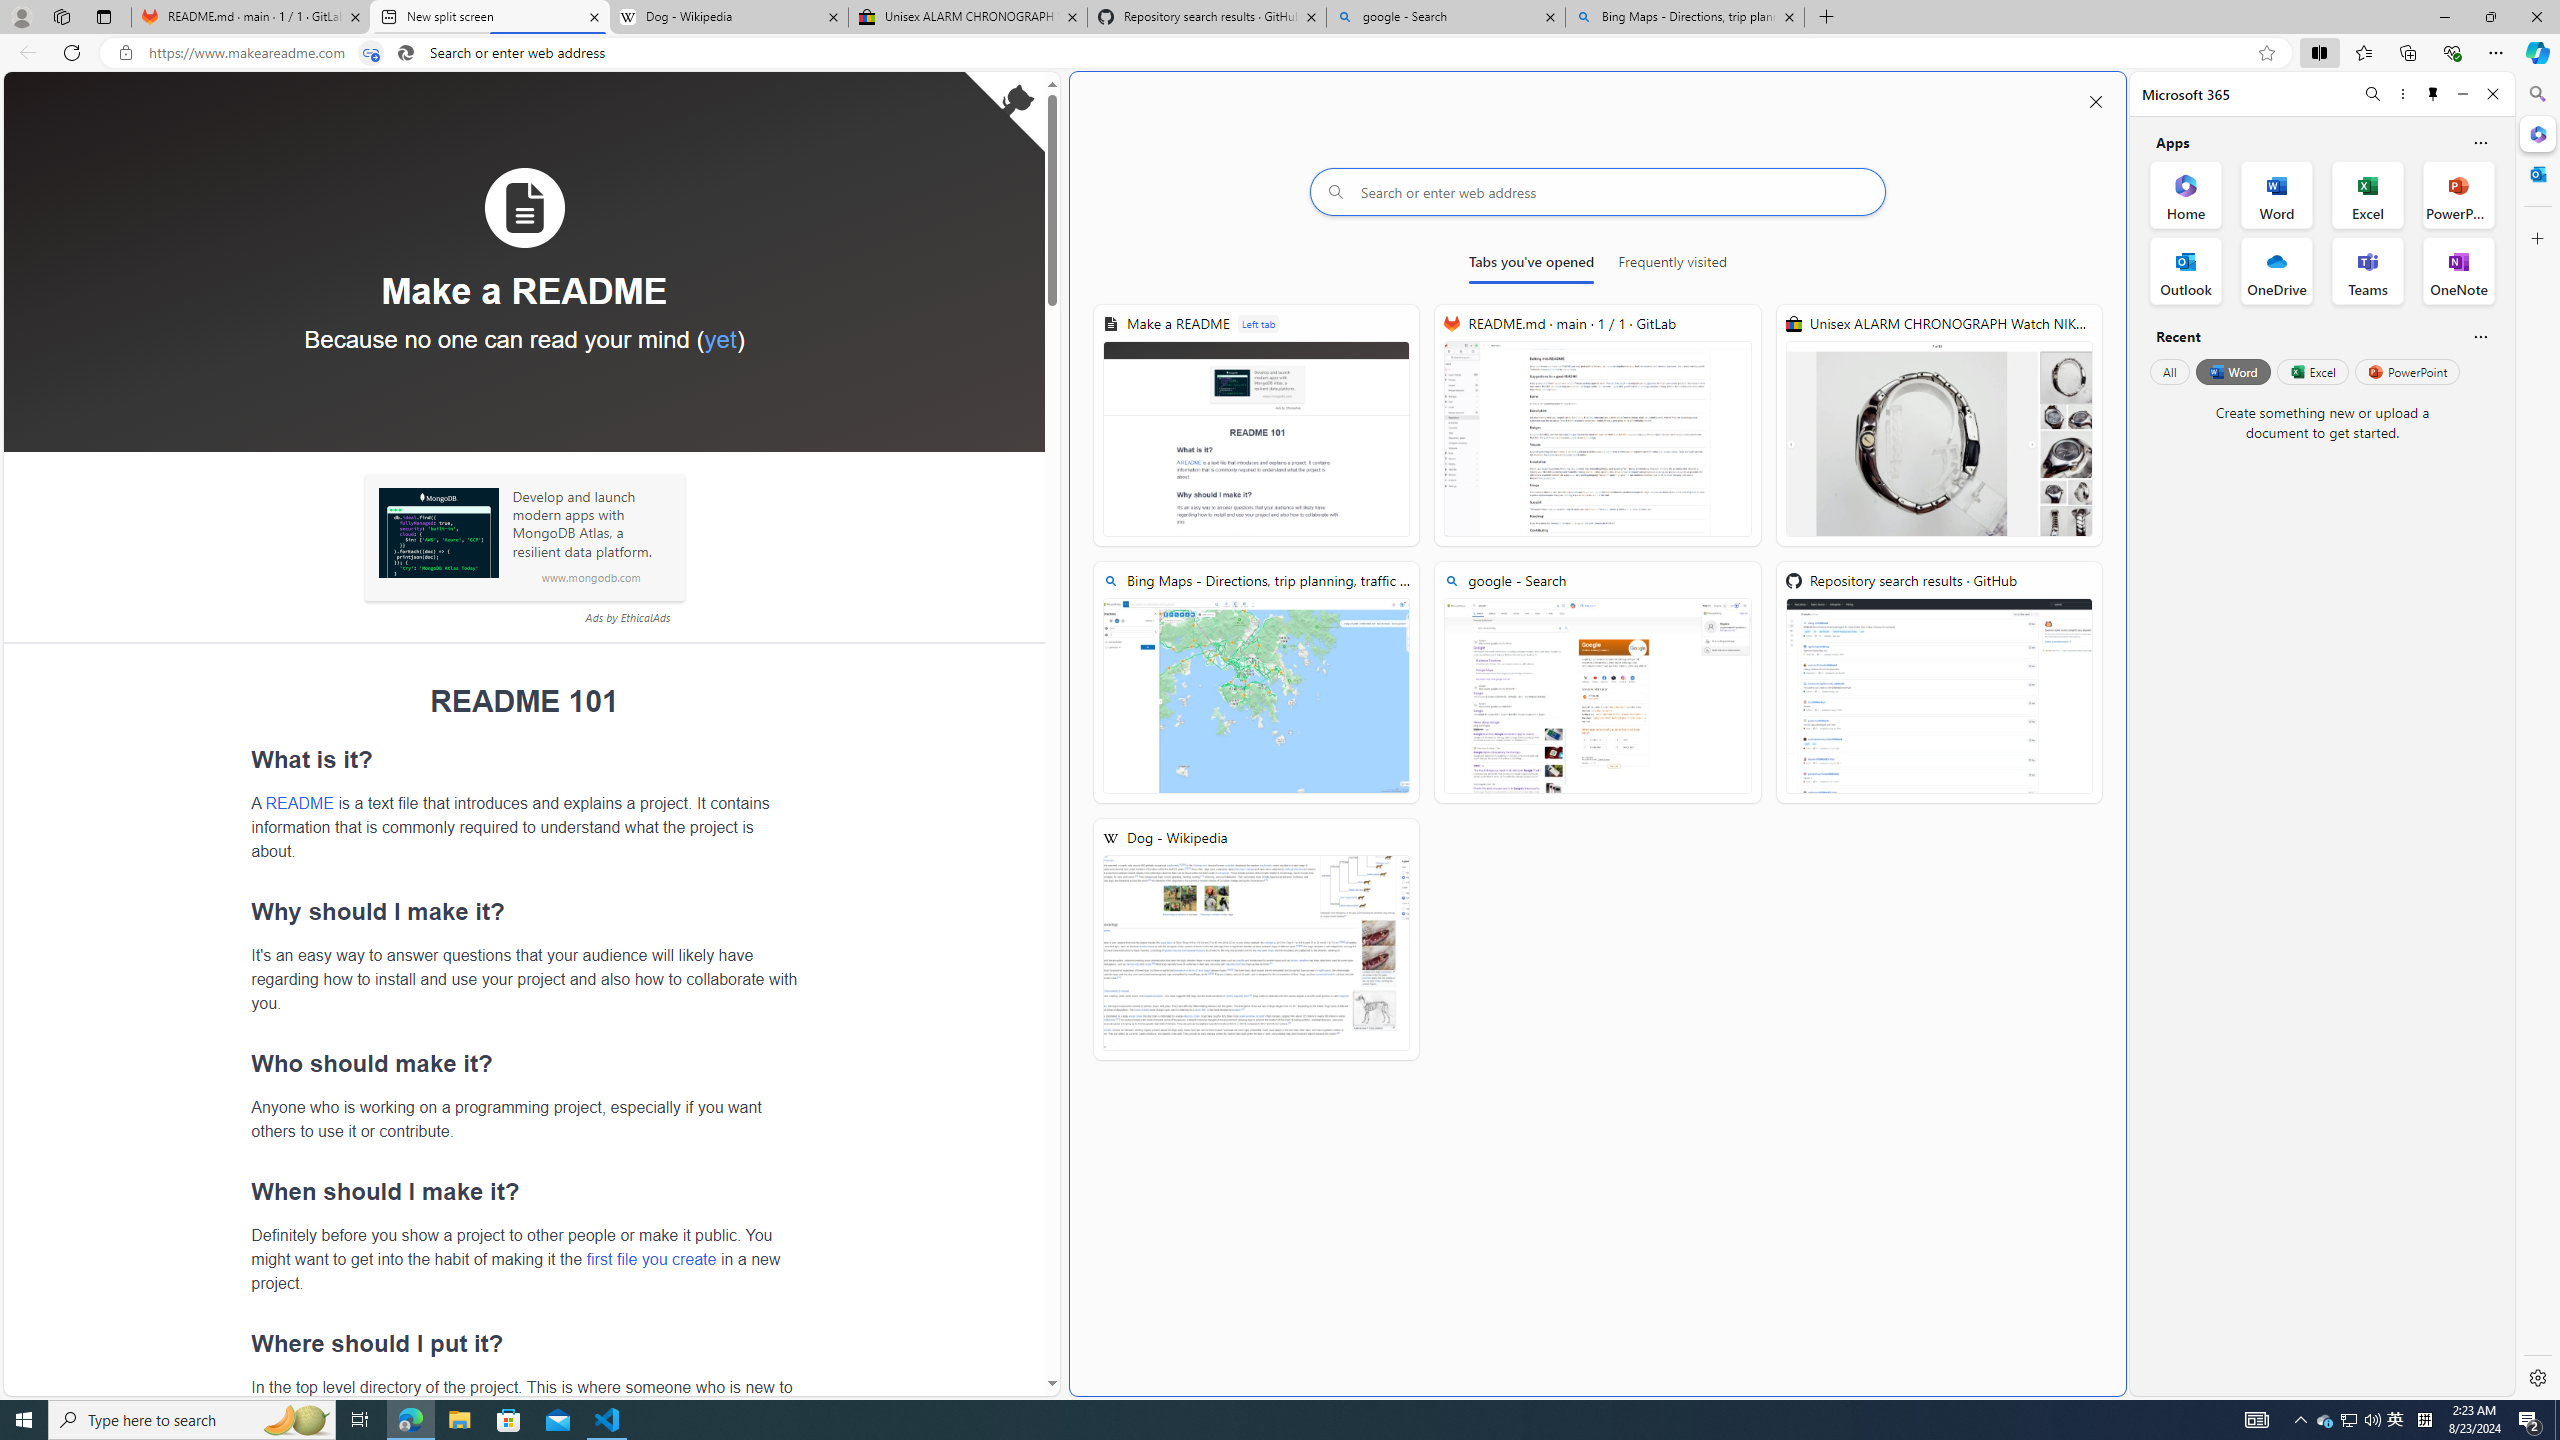 The image size is (2560, 1440). I want to click on 'Dog - Wikipedia', so click(1255, 939).